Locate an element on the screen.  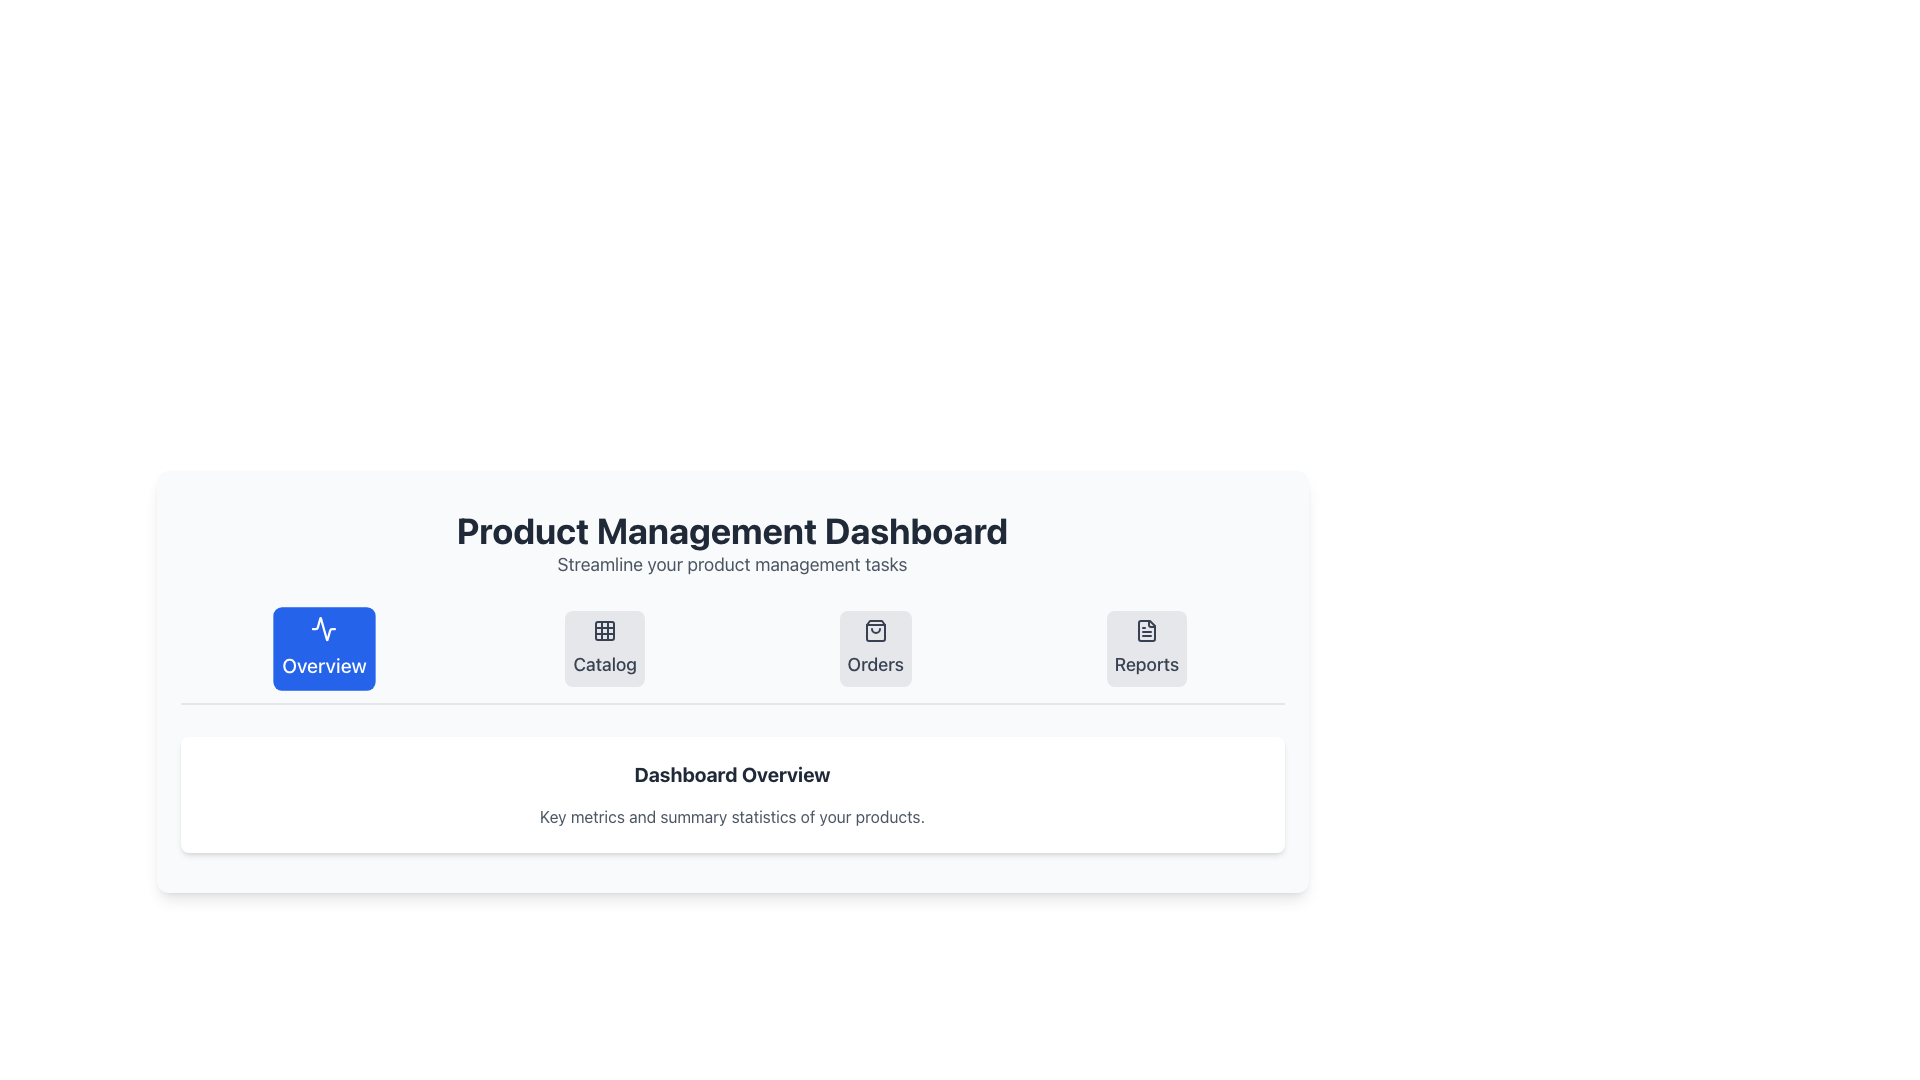
static text element displaying 'Key metrics and summary statistics of your products.' which is located below the 'Dashboard Overview' heading is located at coordinates (731, 817).